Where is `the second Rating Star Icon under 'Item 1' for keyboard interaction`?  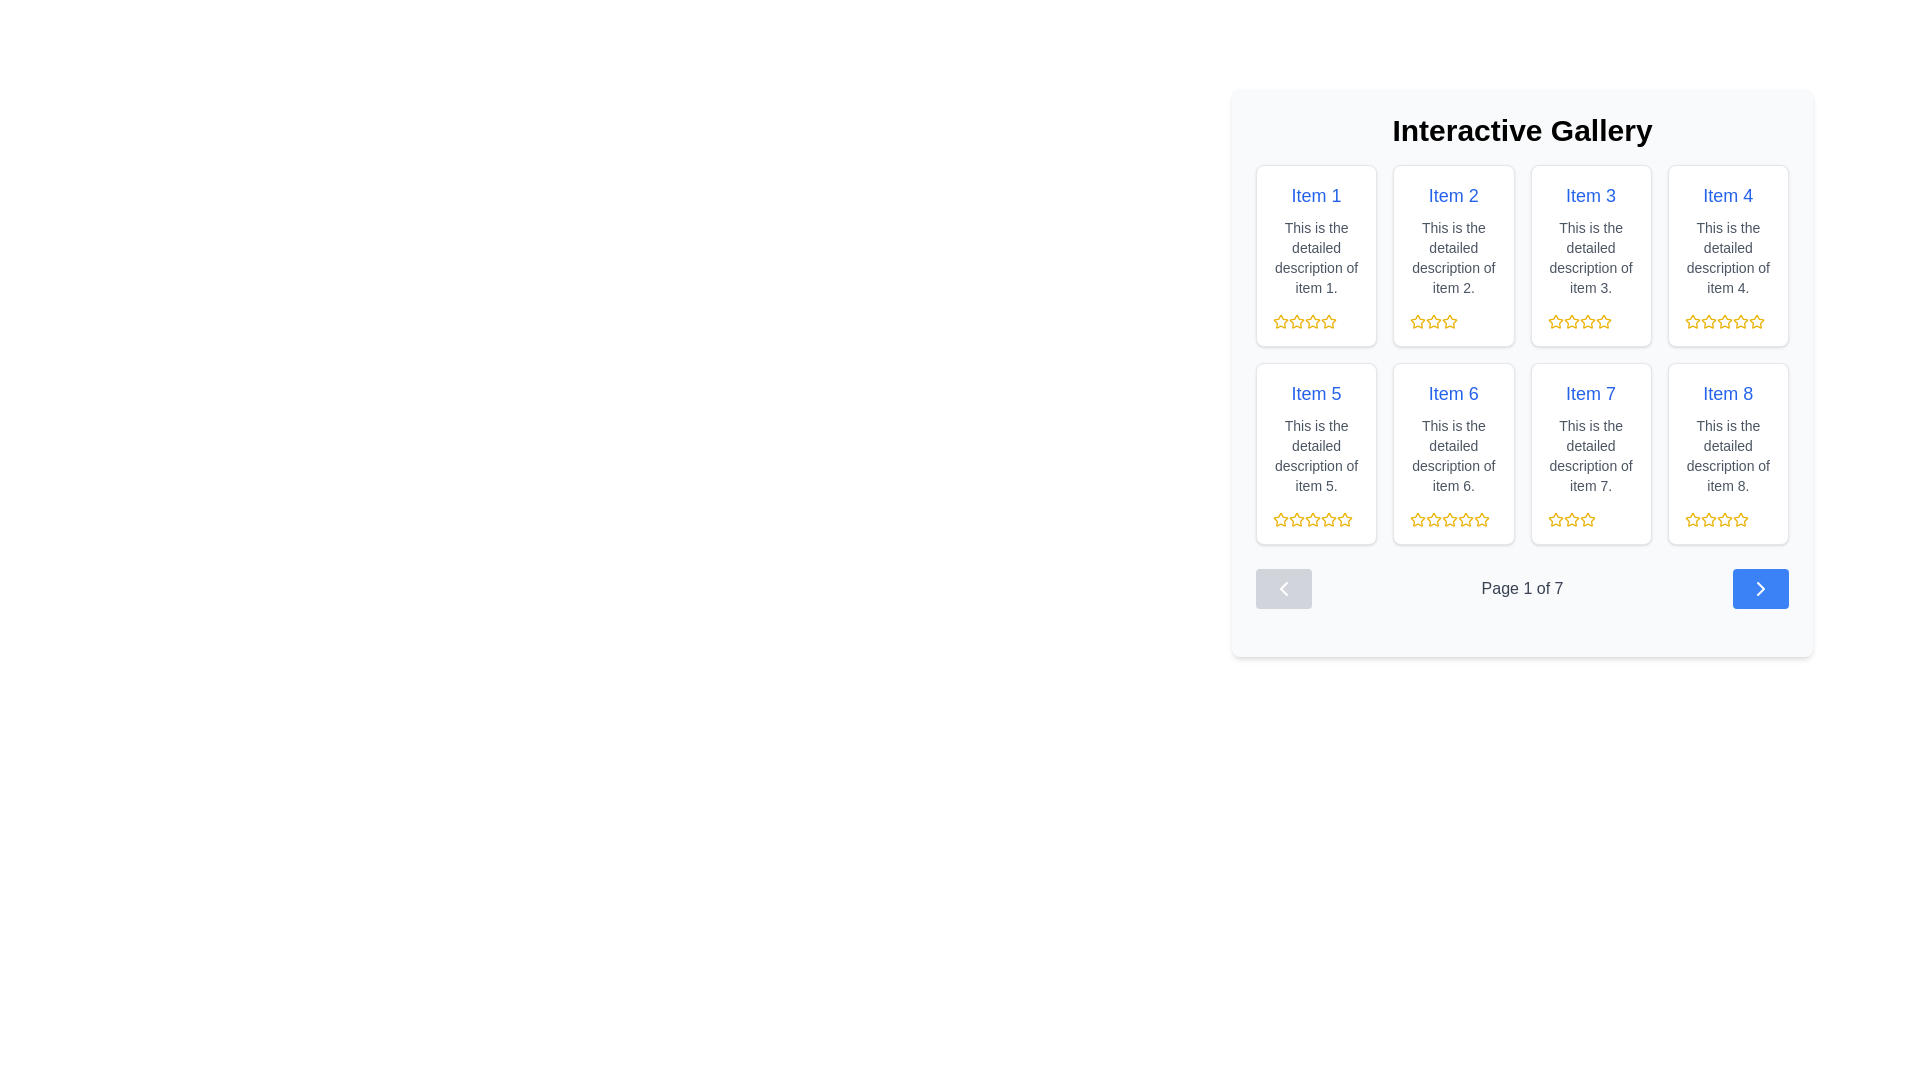 the second Rating Star Icon under 'Item 1' for keyboard interaction is located at coordinates (1296, 320).